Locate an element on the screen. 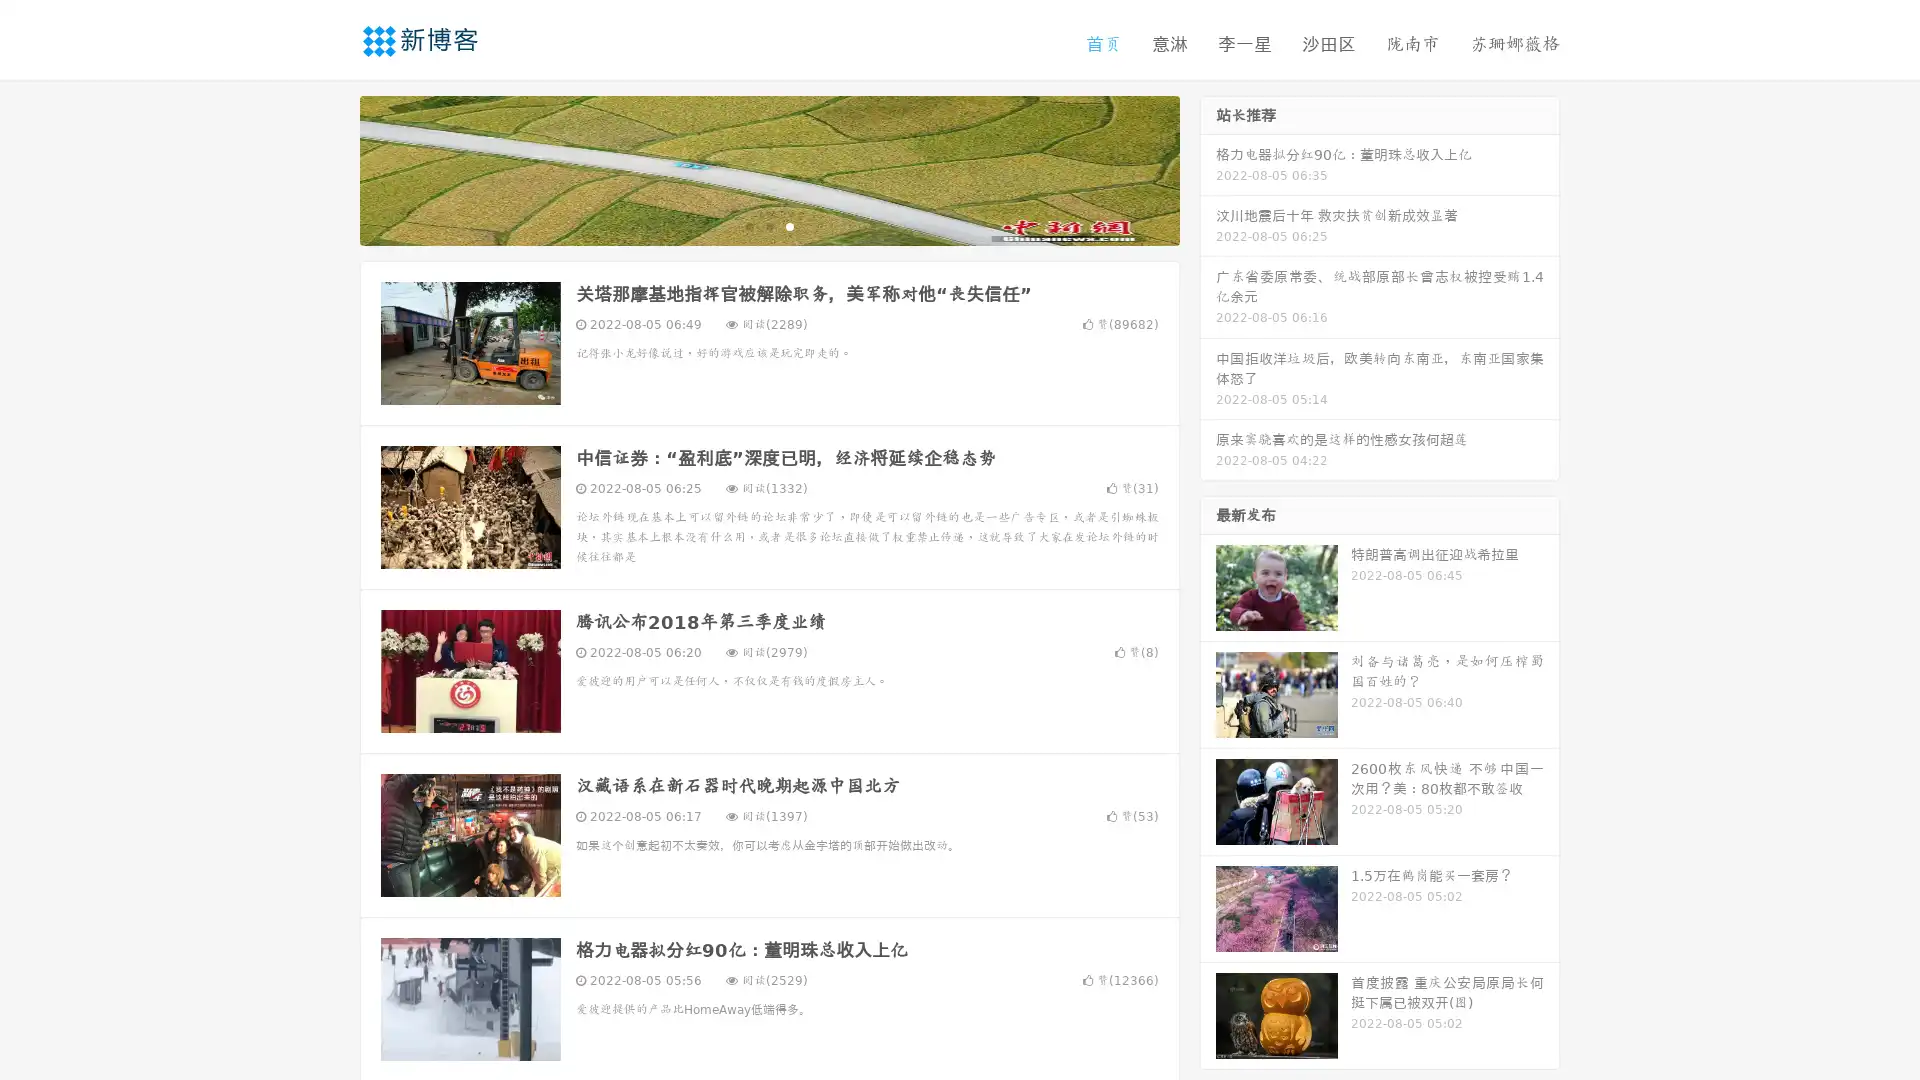 Image resolution: width=1920 pixels, height=1080 pixels. Previous slide is located at coordinates (330, 168).